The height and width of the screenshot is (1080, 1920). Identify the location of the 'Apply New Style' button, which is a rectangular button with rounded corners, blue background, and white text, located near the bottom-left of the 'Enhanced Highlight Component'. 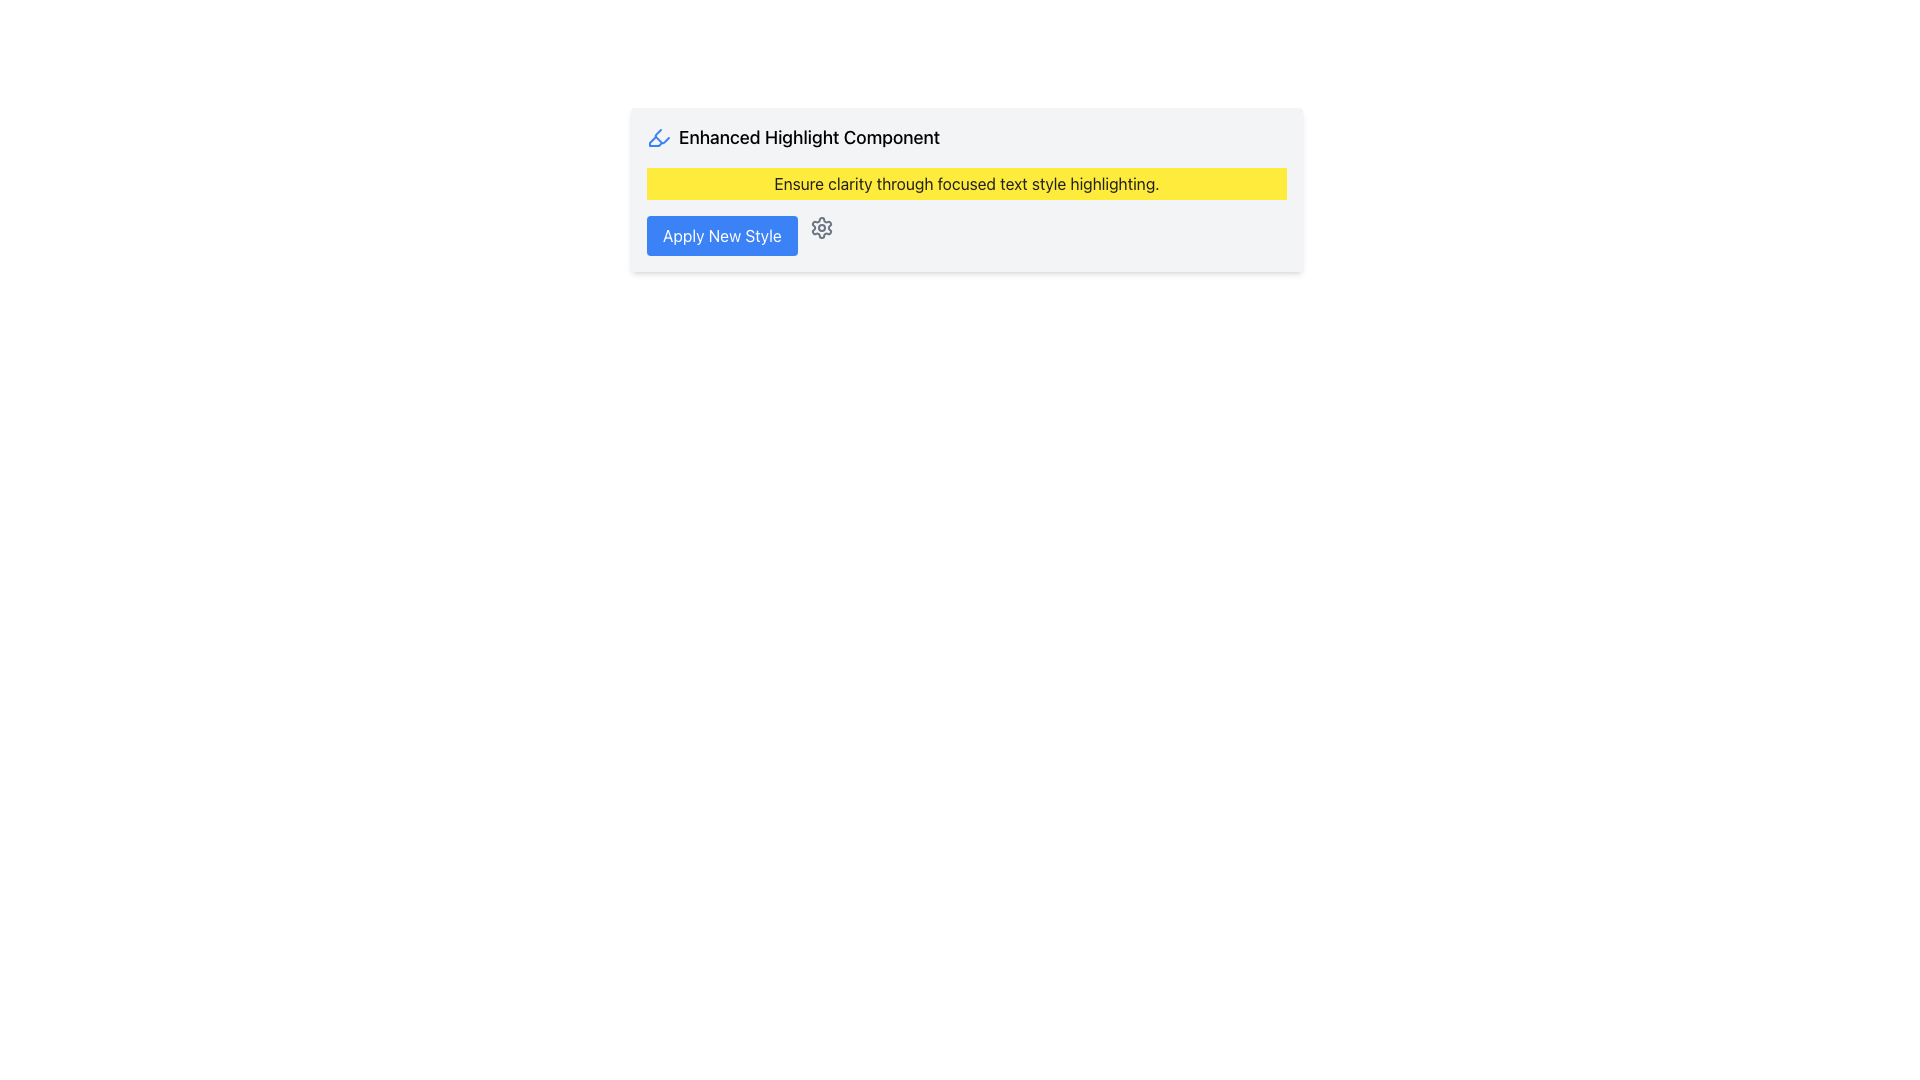
(720, 234).